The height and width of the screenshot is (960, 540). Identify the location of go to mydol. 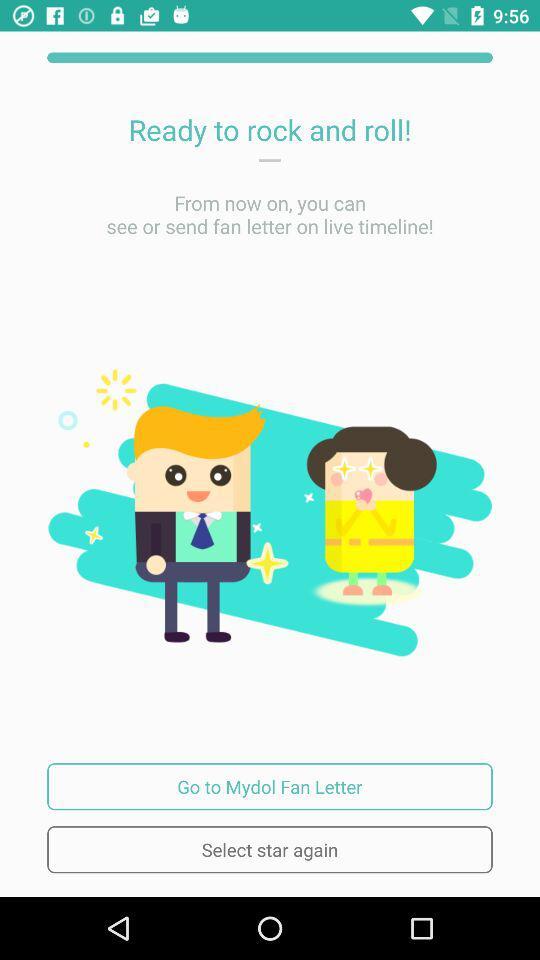
(270, 786).